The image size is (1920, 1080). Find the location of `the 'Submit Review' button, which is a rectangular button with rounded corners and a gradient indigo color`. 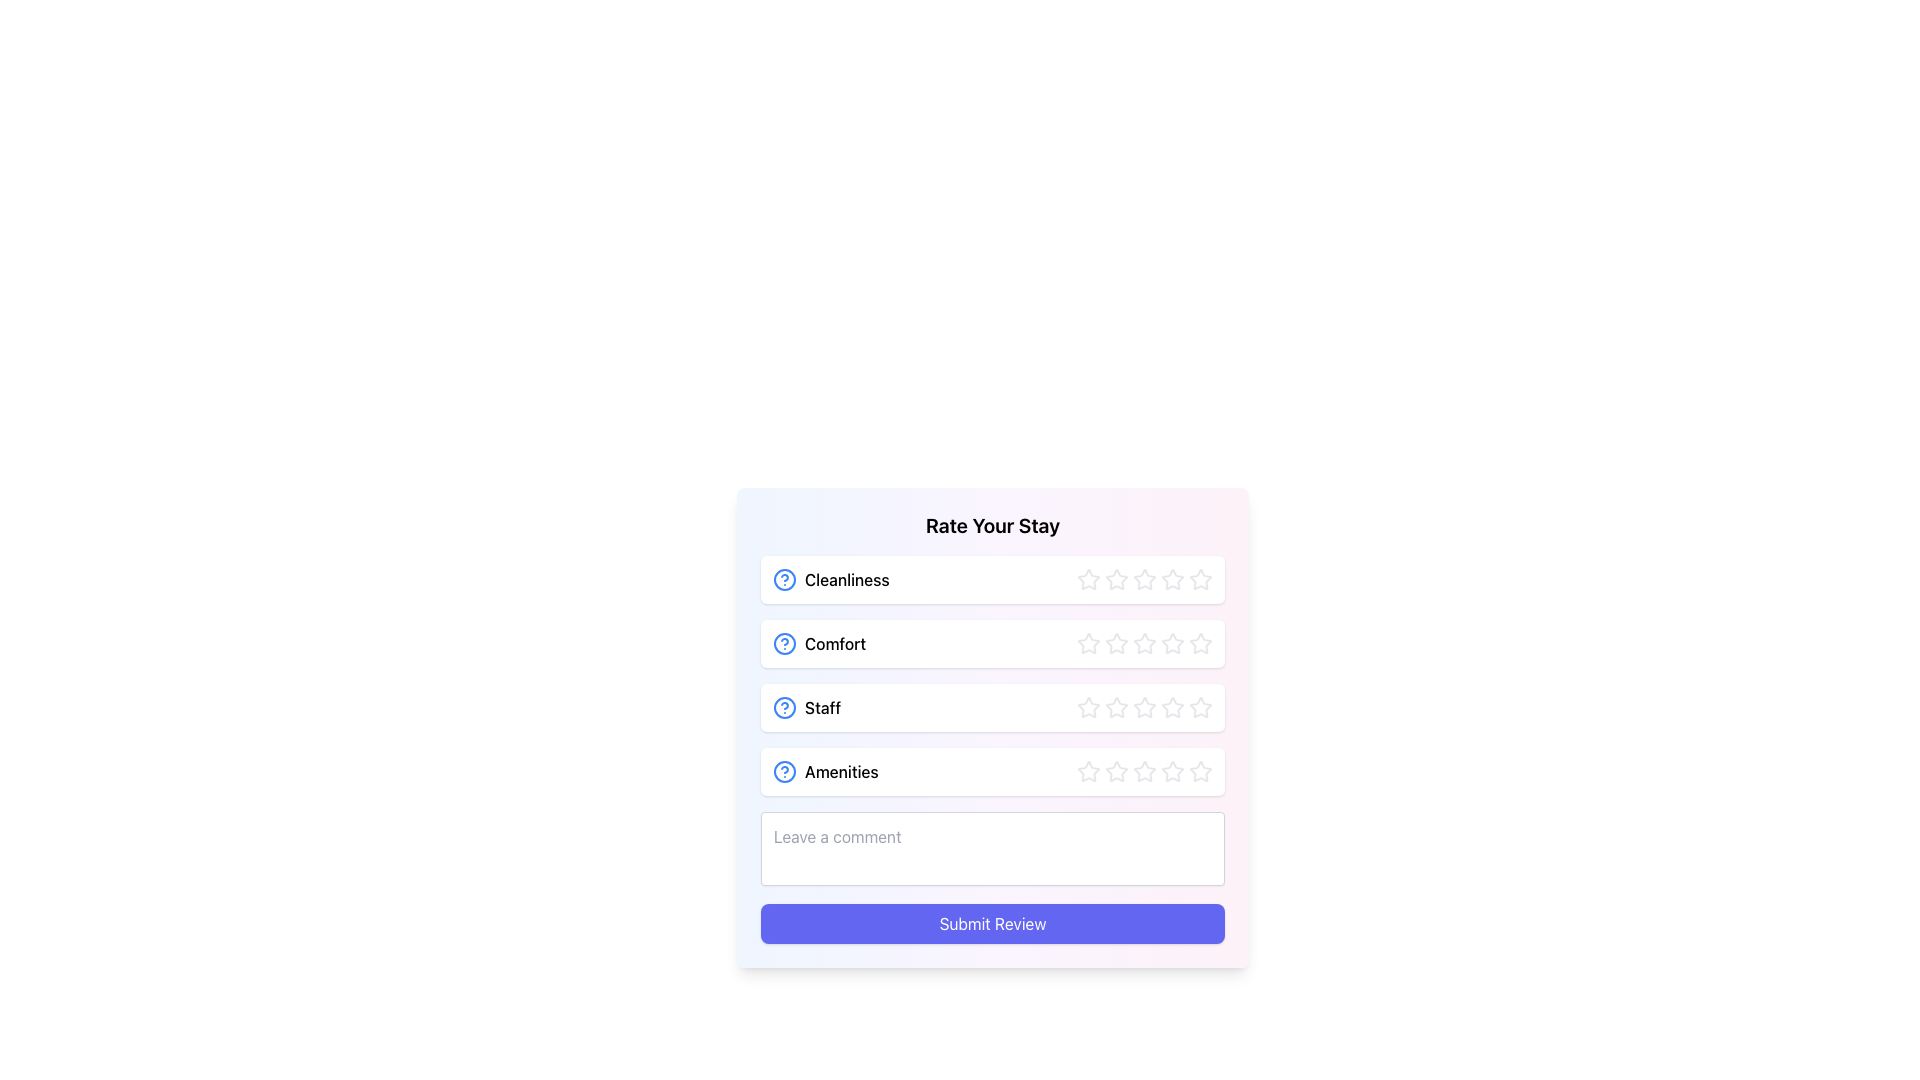

the 'Submit Review' button, which is a rectangular button with rounded corners and a gradient indigo color is located at coordinates (993, 924).